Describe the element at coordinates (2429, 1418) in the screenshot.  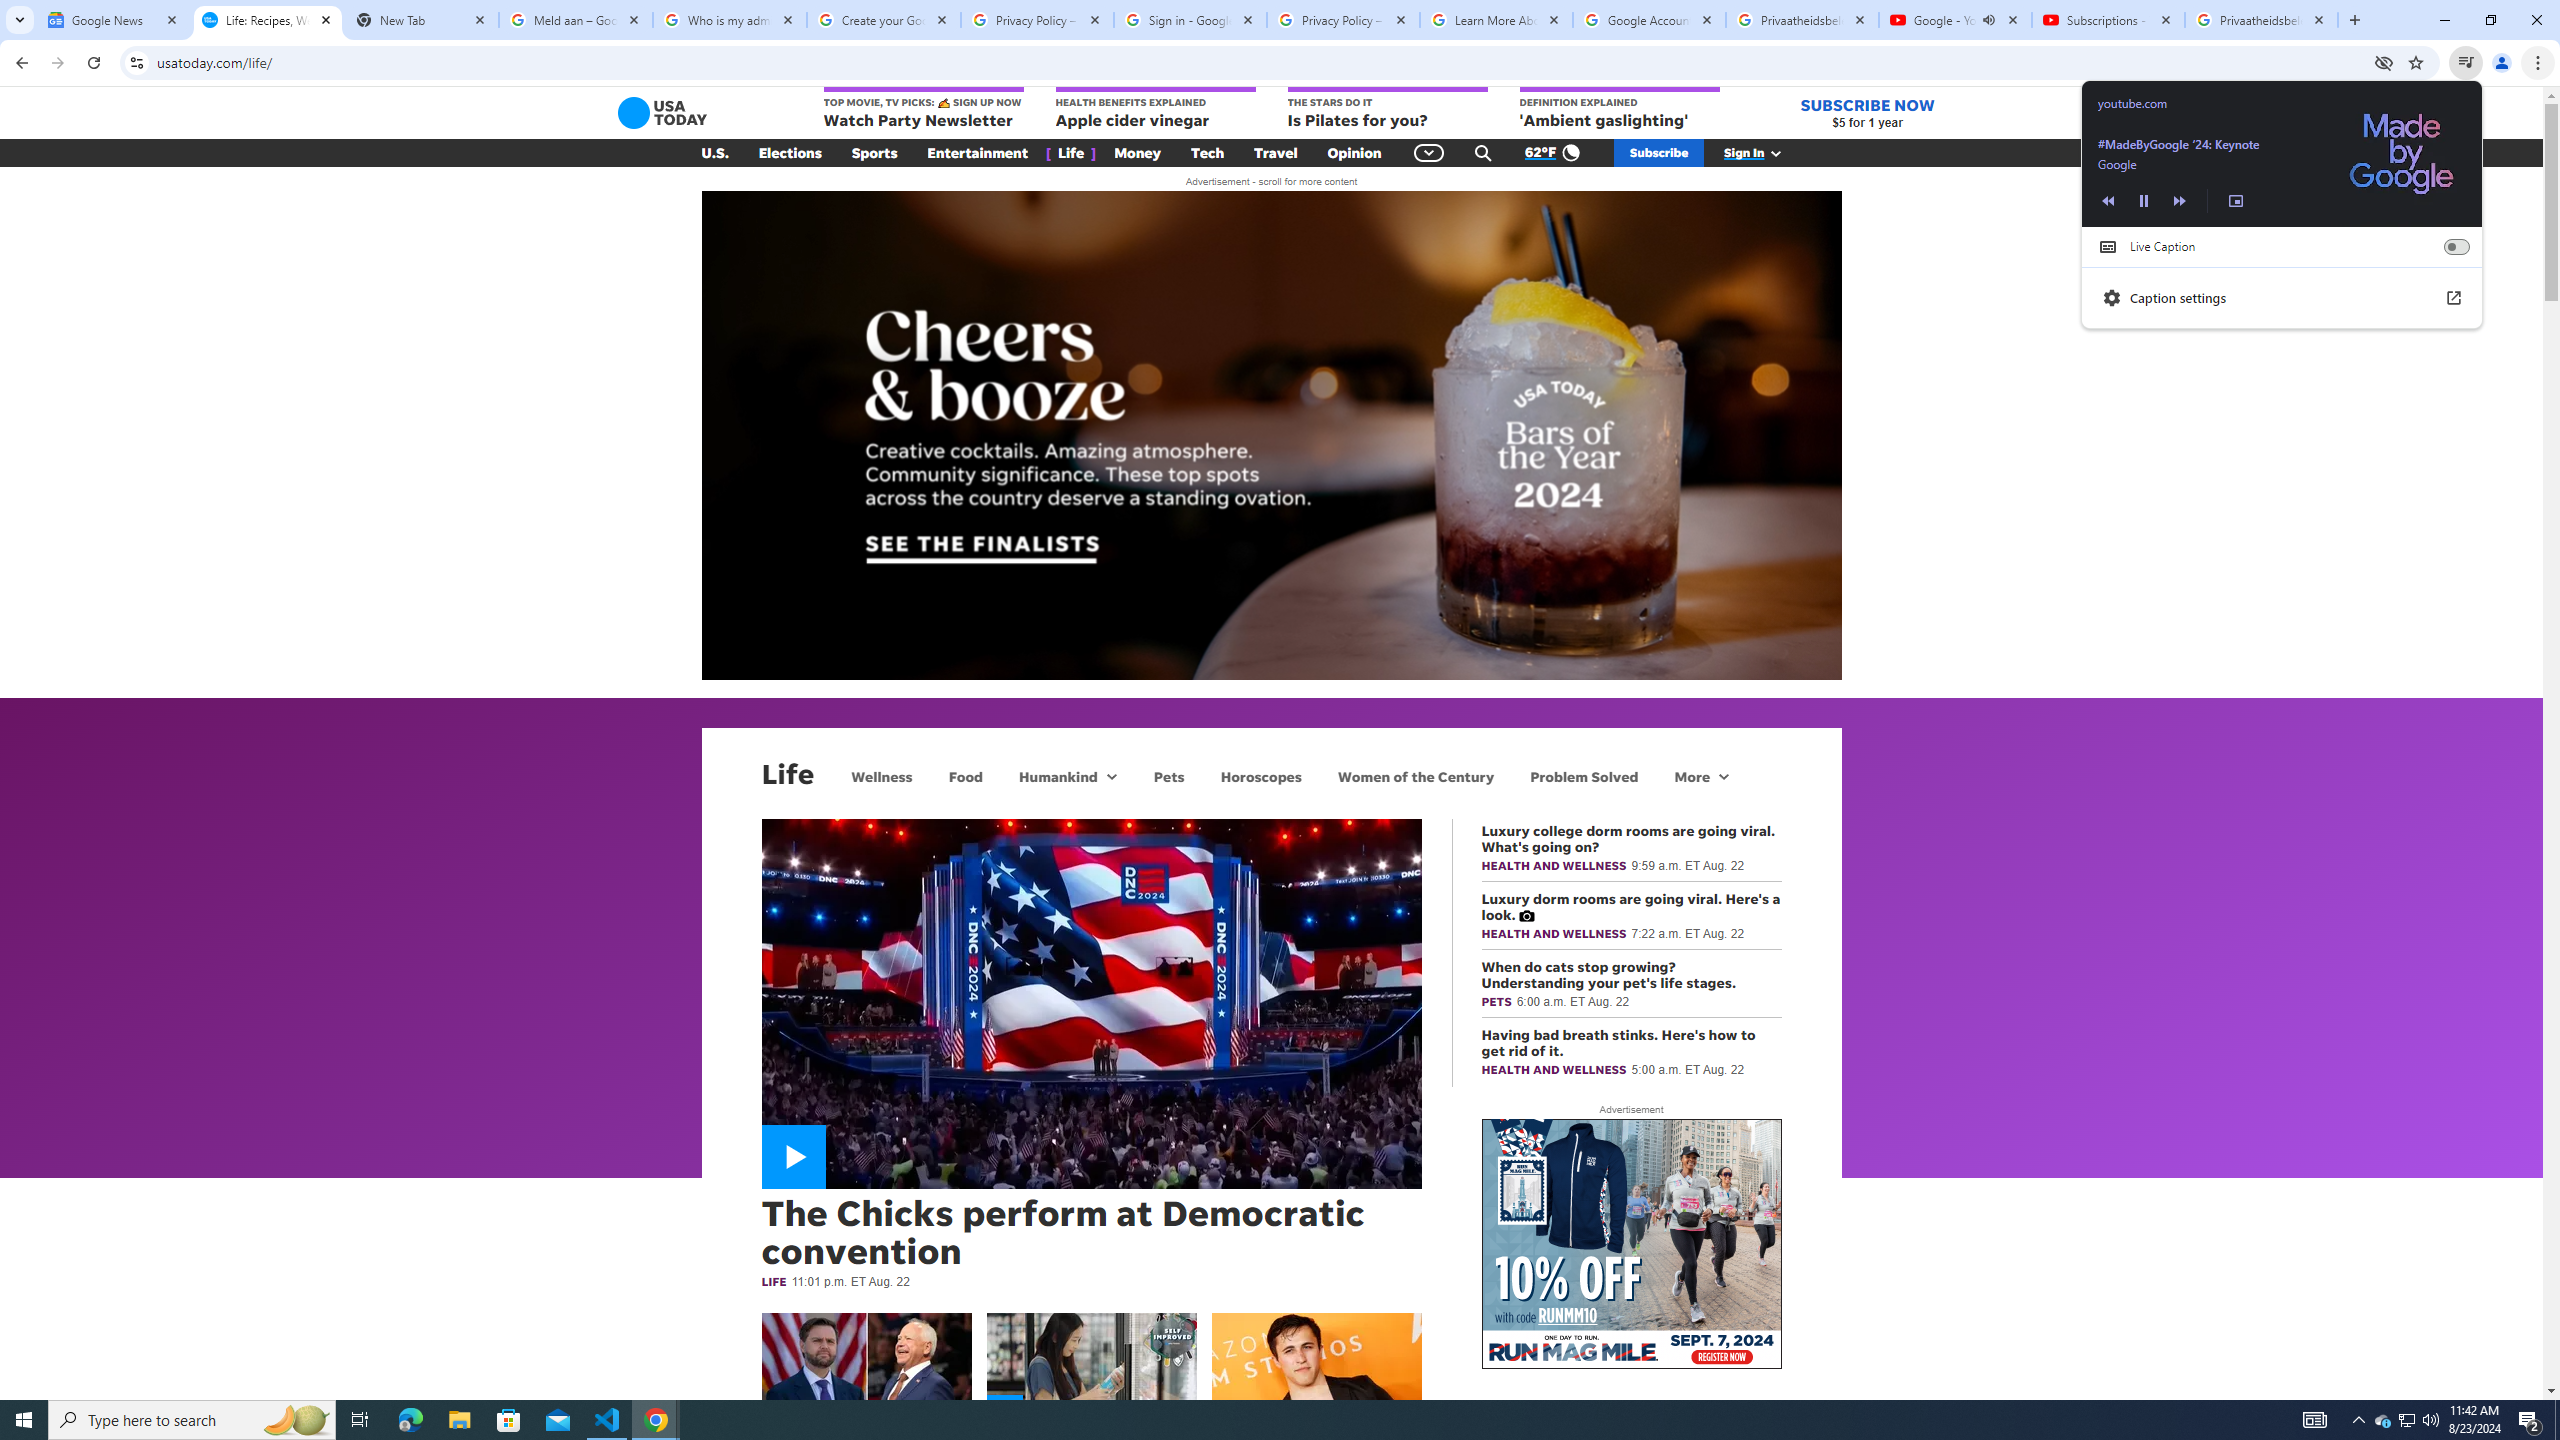
I see `'Q2790: 100%'` at that location.